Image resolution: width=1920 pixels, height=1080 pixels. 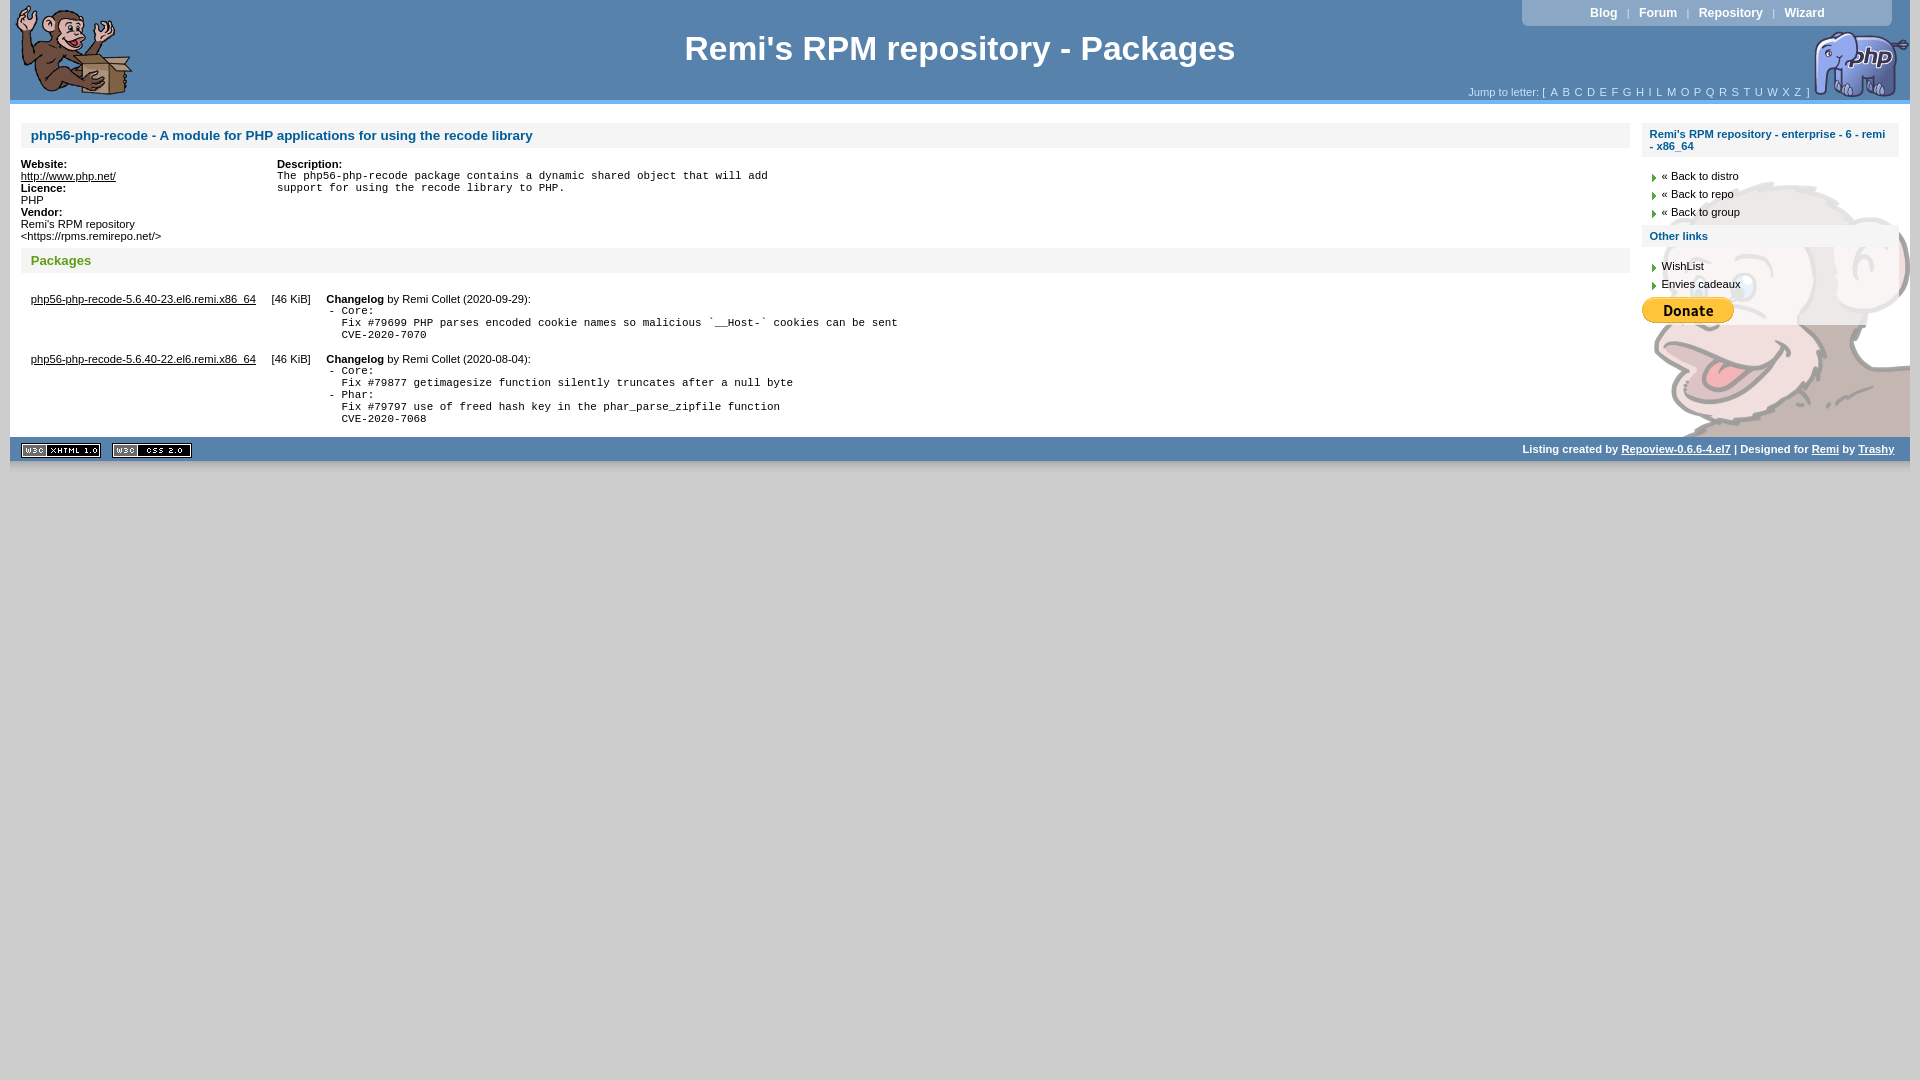 What do you see at coordinates (1791, 92) in the screenshot?
I see `'Z'` at bounding box center [1791, 92].